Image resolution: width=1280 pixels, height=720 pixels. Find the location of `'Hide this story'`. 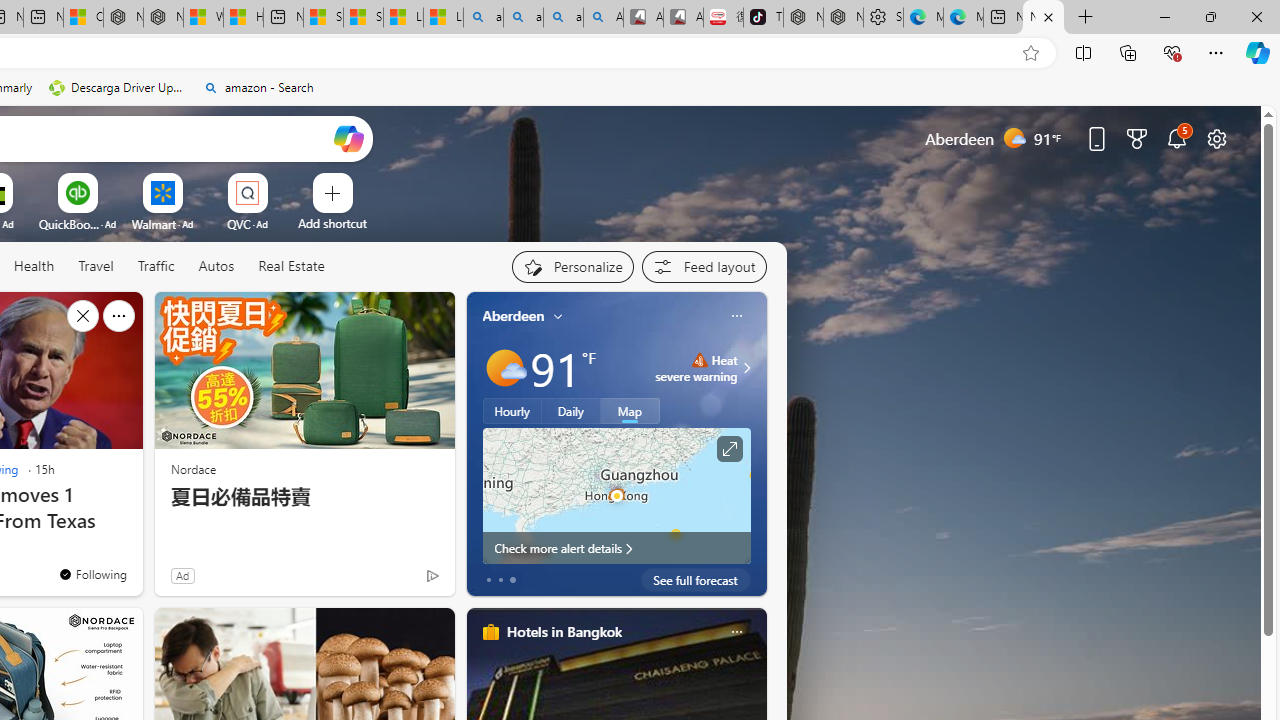

'Hide this story' is located at coordinates (81, 315).